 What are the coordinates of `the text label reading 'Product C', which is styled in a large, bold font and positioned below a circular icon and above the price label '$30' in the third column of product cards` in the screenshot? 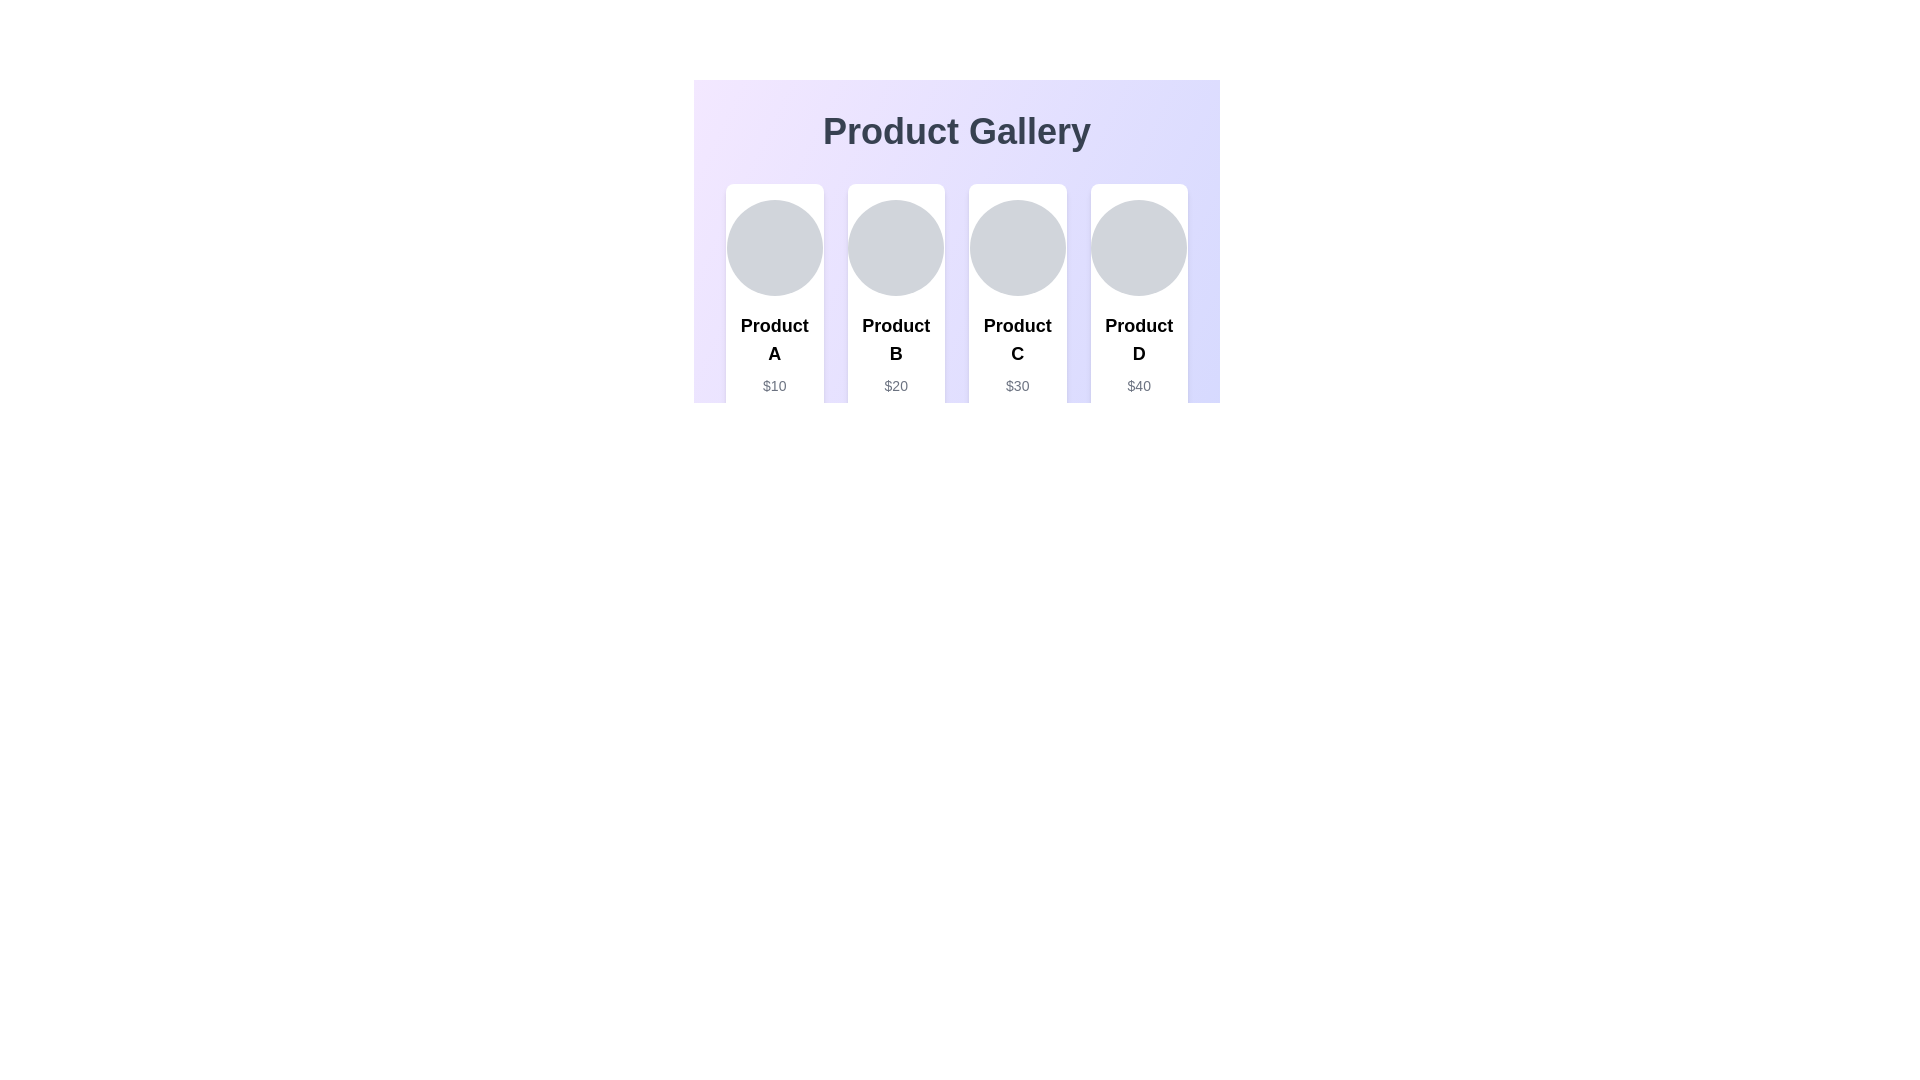 It's located at (1017, 338).